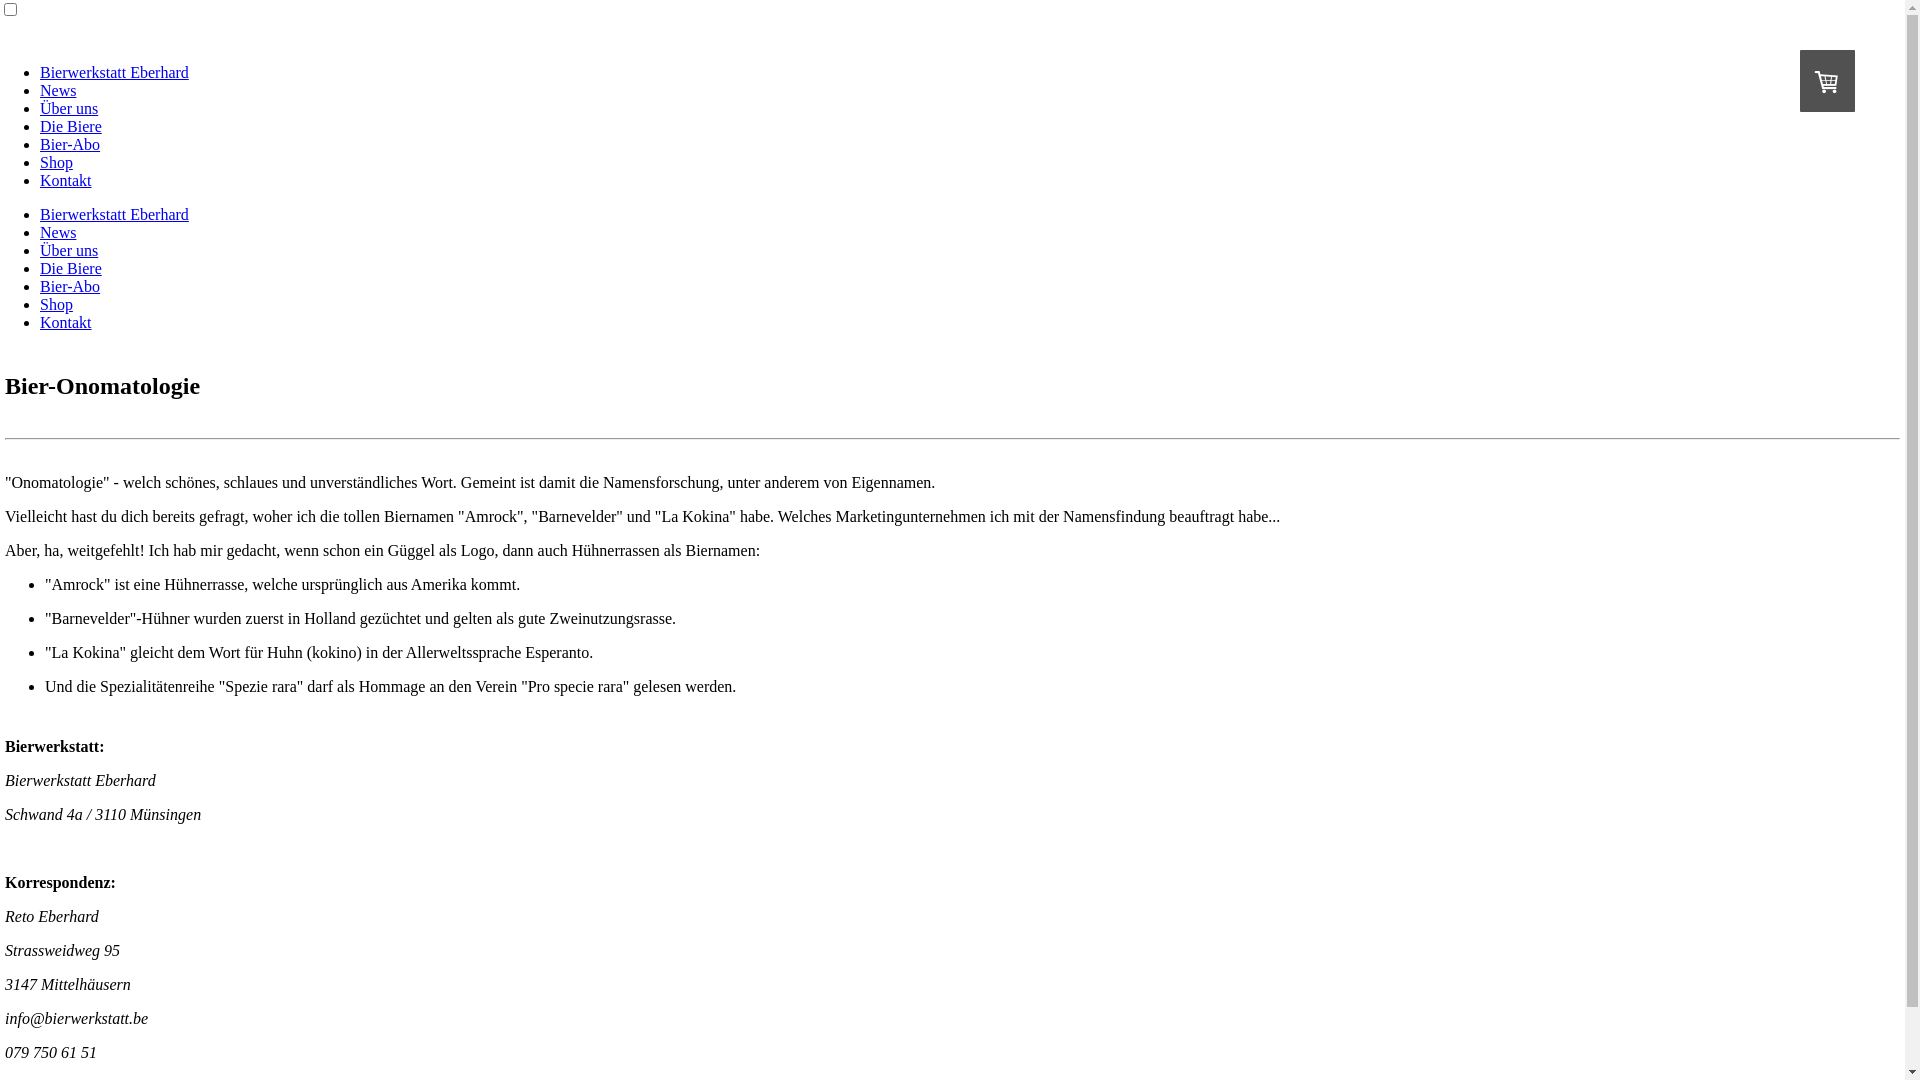  I want to click on 'Bierwerkstatt Eberhard', so click(113, 71).